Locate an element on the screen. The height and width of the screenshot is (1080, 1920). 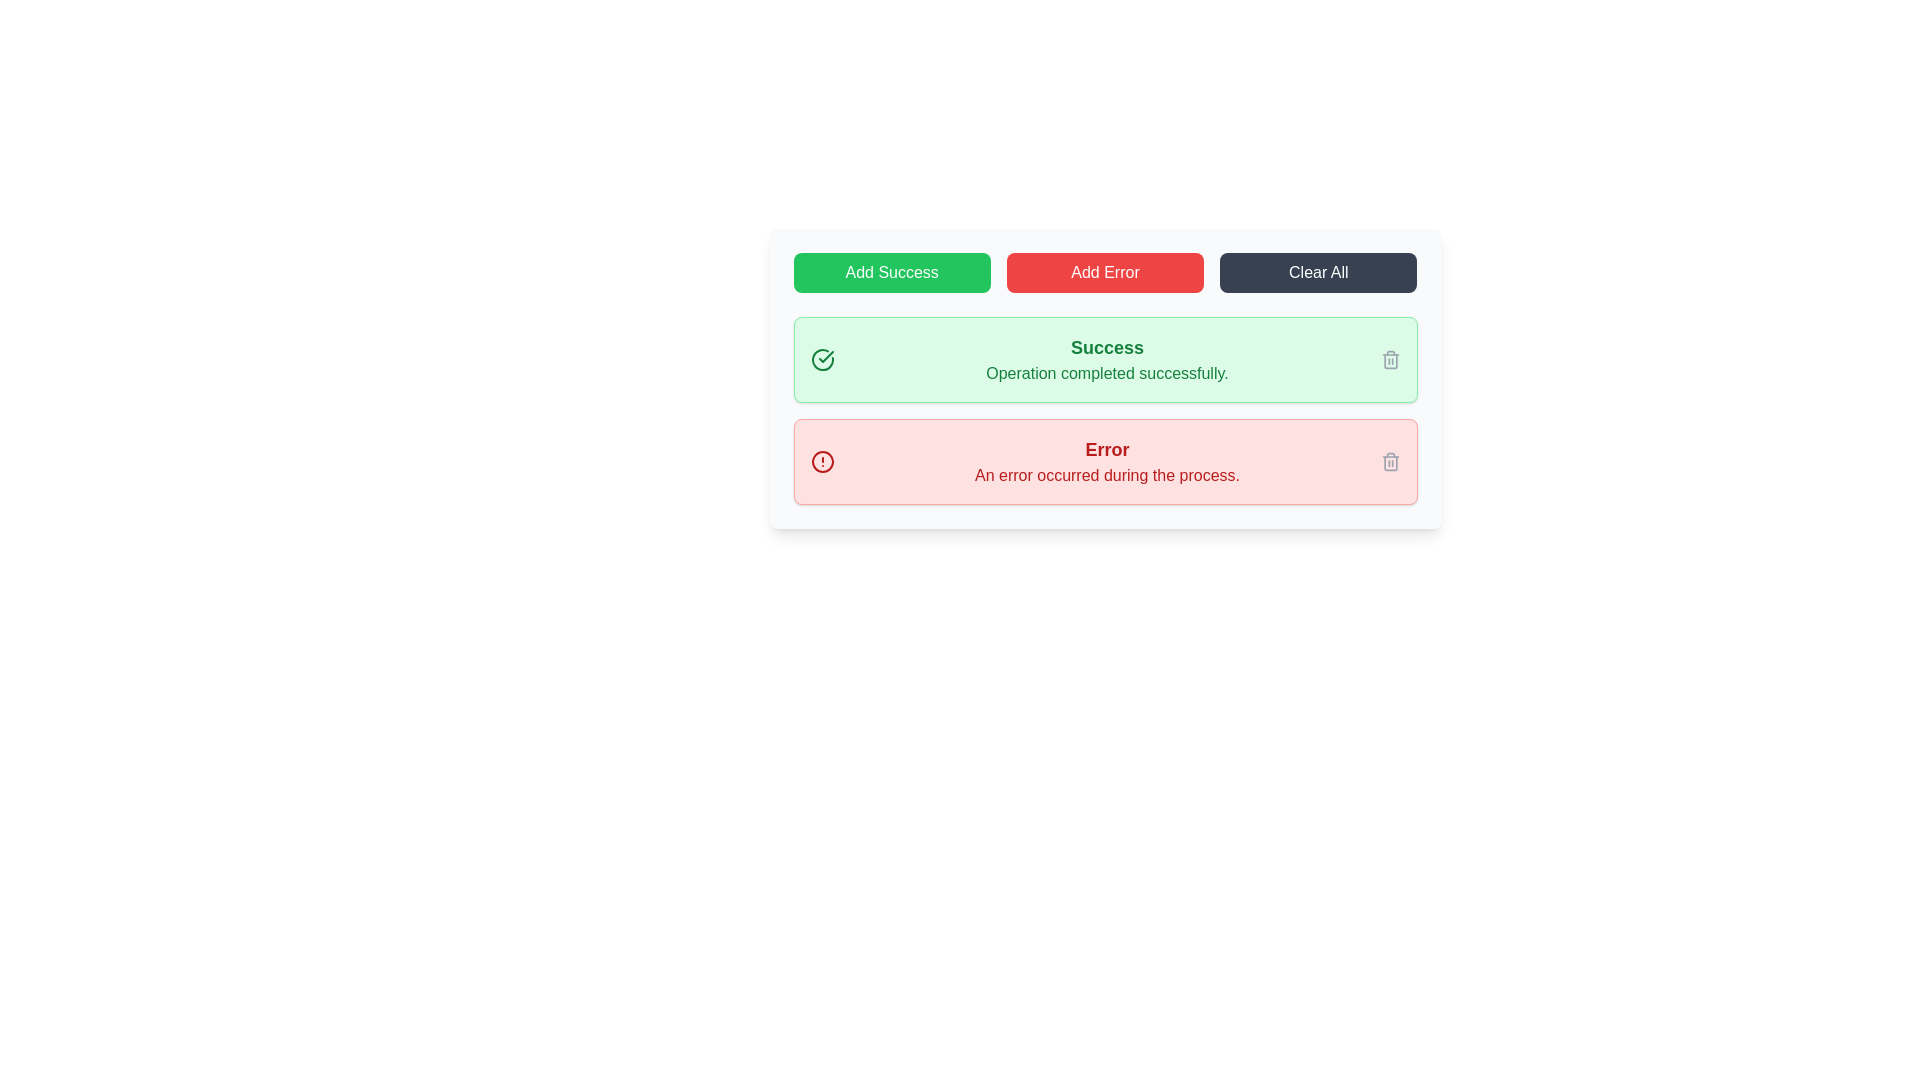
the text label displaying 'Operation completed successfully.' which is in green text and located below the 'Success' title in the light green notification box is located at coordinates (1106, 374).